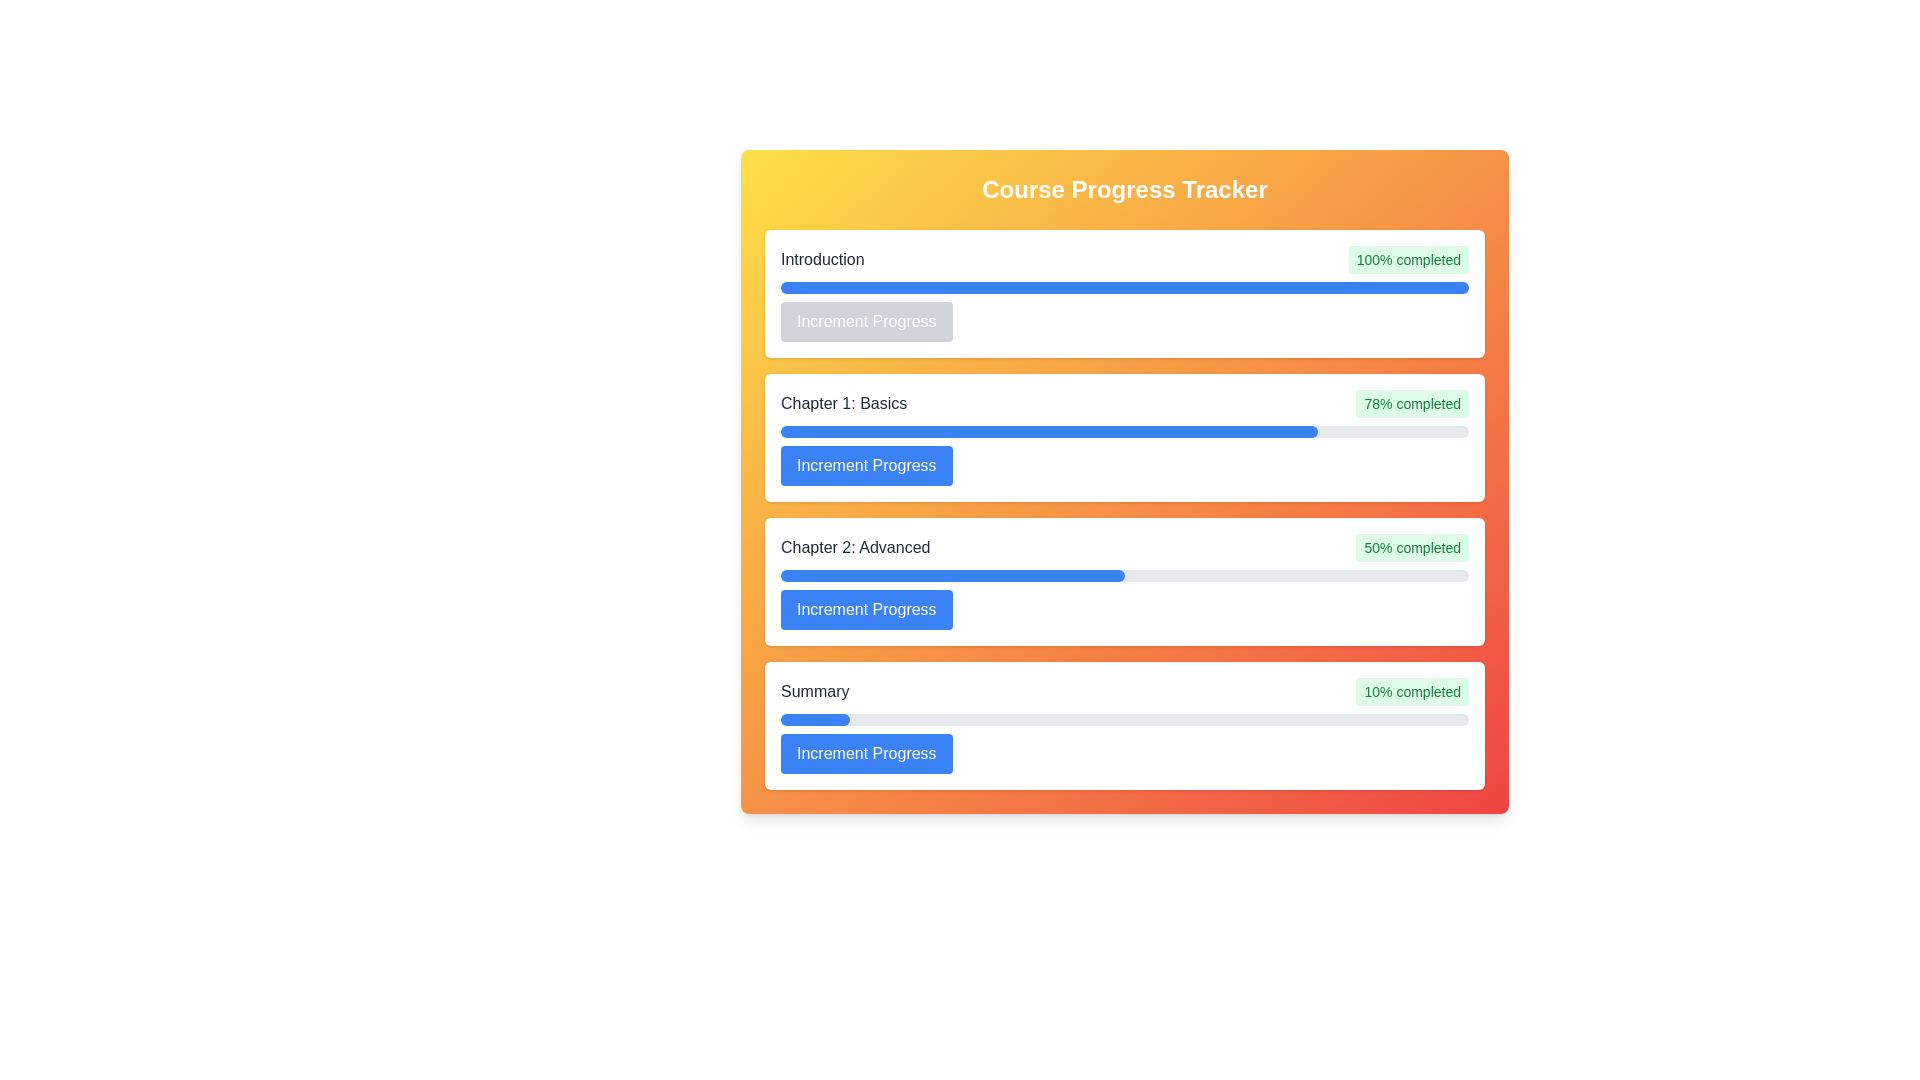 Image resolution: width=1920 pixels, height=1080 pixels. Describe the element at coordinates (1124, 720) in the screenshot. I see `the progress bar located in the 'Summary' section, which visually represents the progress percentage of a task with a gray background and a blue completed portion` at that location.